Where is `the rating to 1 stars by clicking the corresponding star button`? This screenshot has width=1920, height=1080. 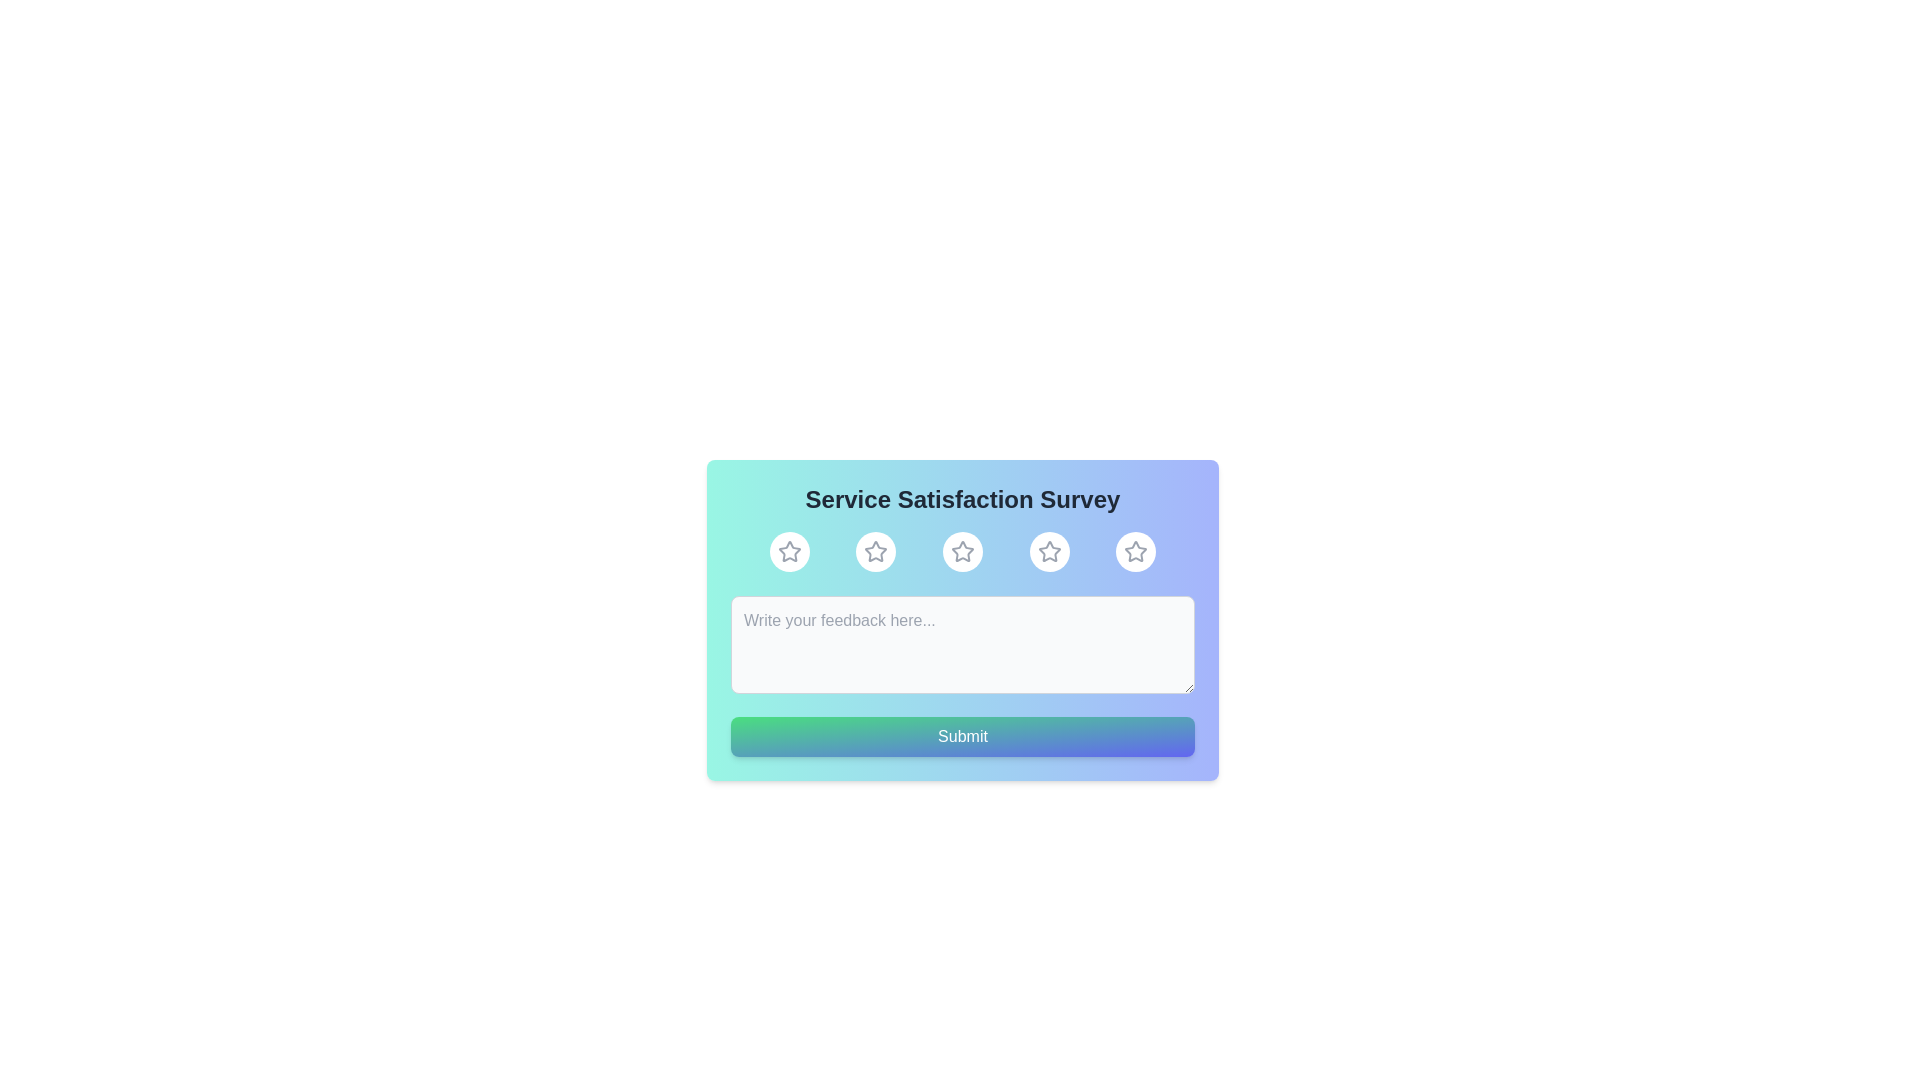
the rating to 1 stars by clicking the corresponding star button is located at coordinates (788, 551).